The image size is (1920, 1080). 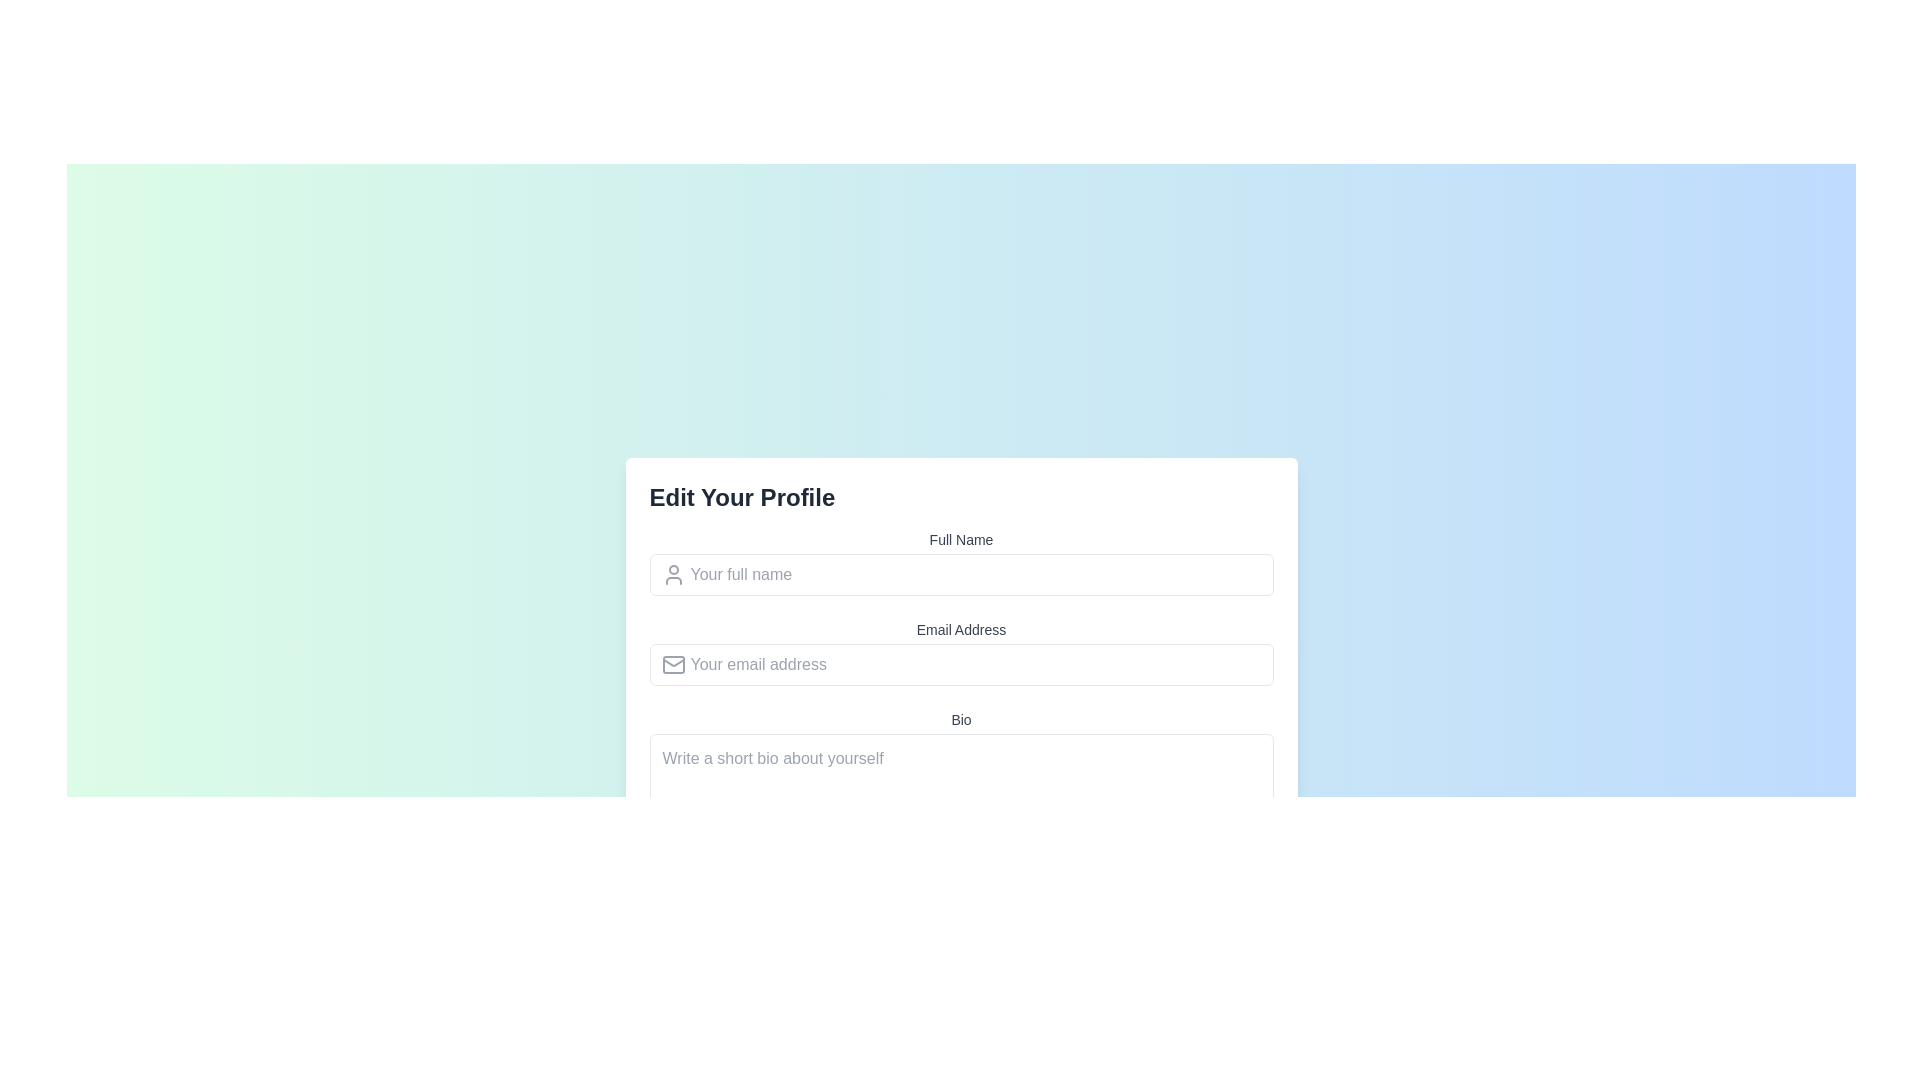 What do you see at coordinates (961, 785) in the screenshot?
I see `to rearrange the cursor position within the multiline text input labeled 'Bio', which features a bold title and placeholder text 'Write a short bio about yourself'` at bounding box center [961, 785].